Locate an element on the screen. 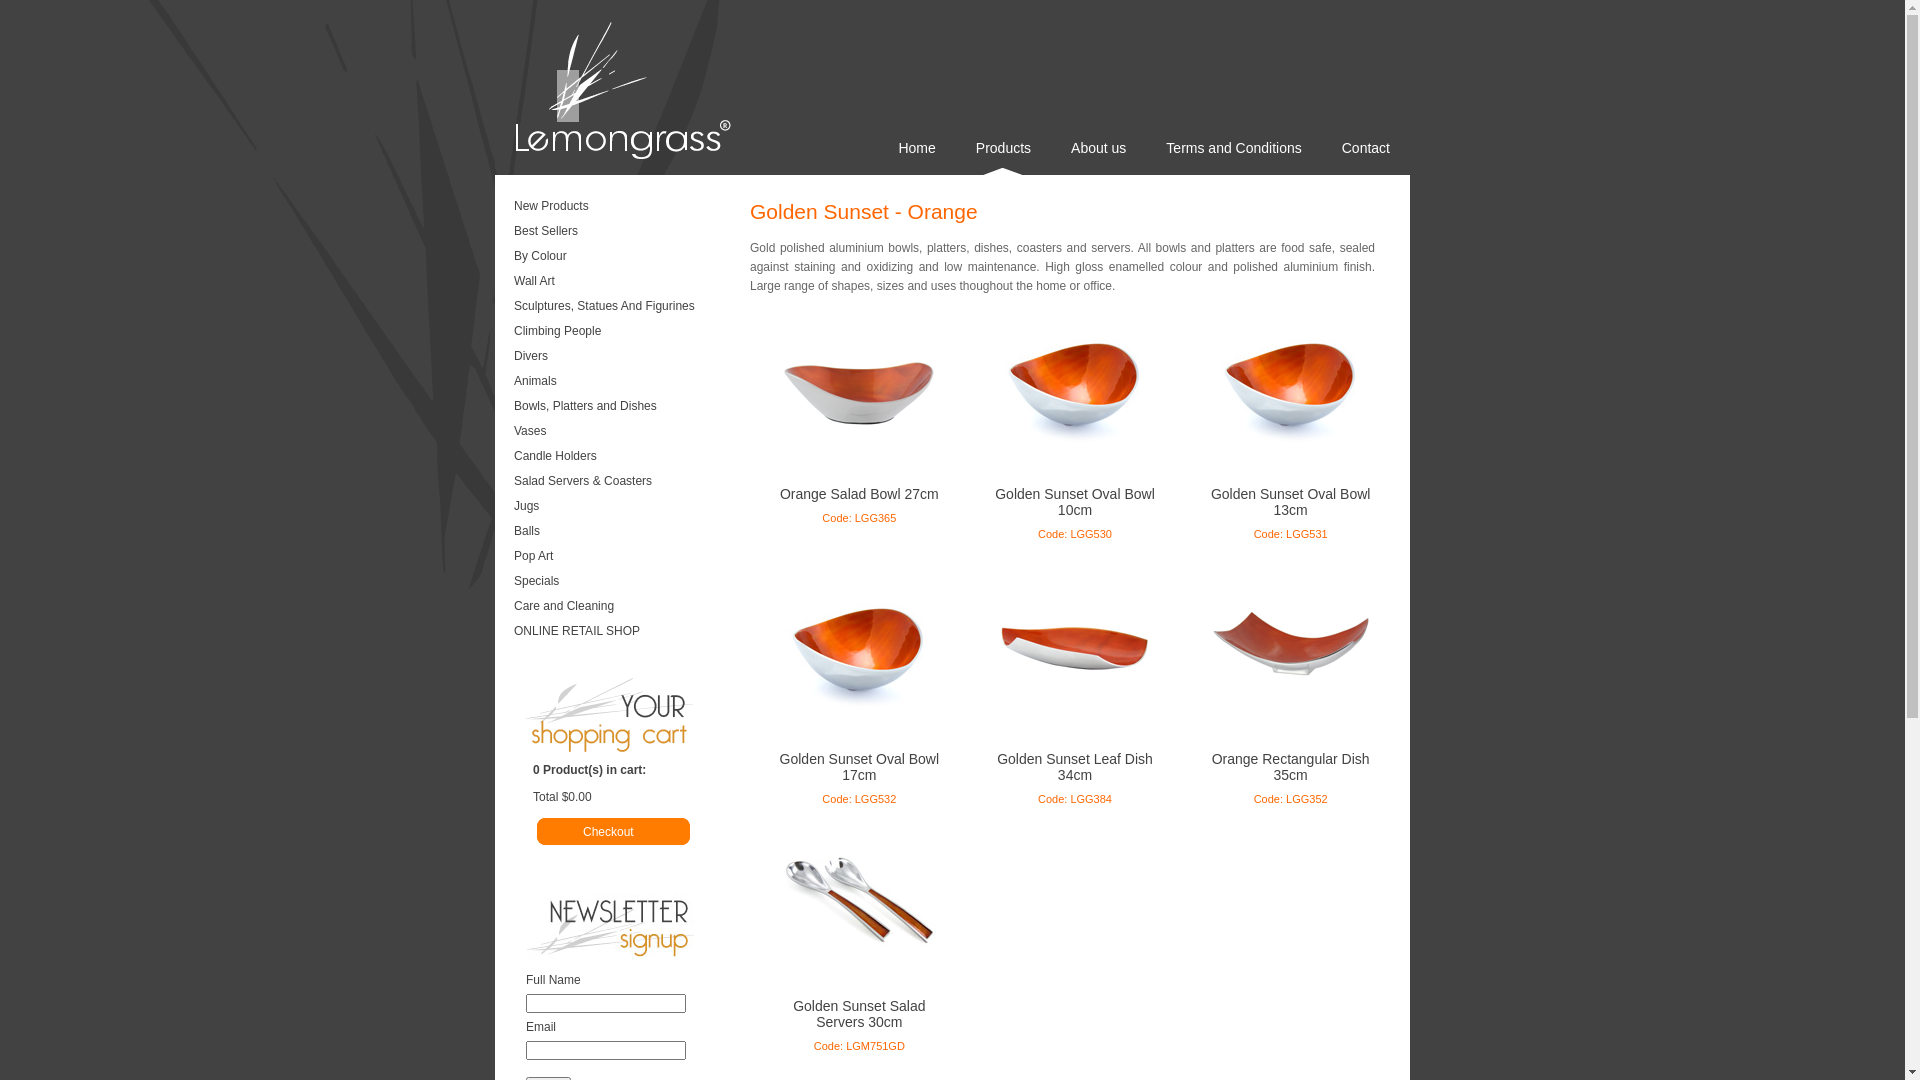 The height and width of the screenshot is (1080, 1920). 'Care and Cleaning' is located at coordinates (509, 607).